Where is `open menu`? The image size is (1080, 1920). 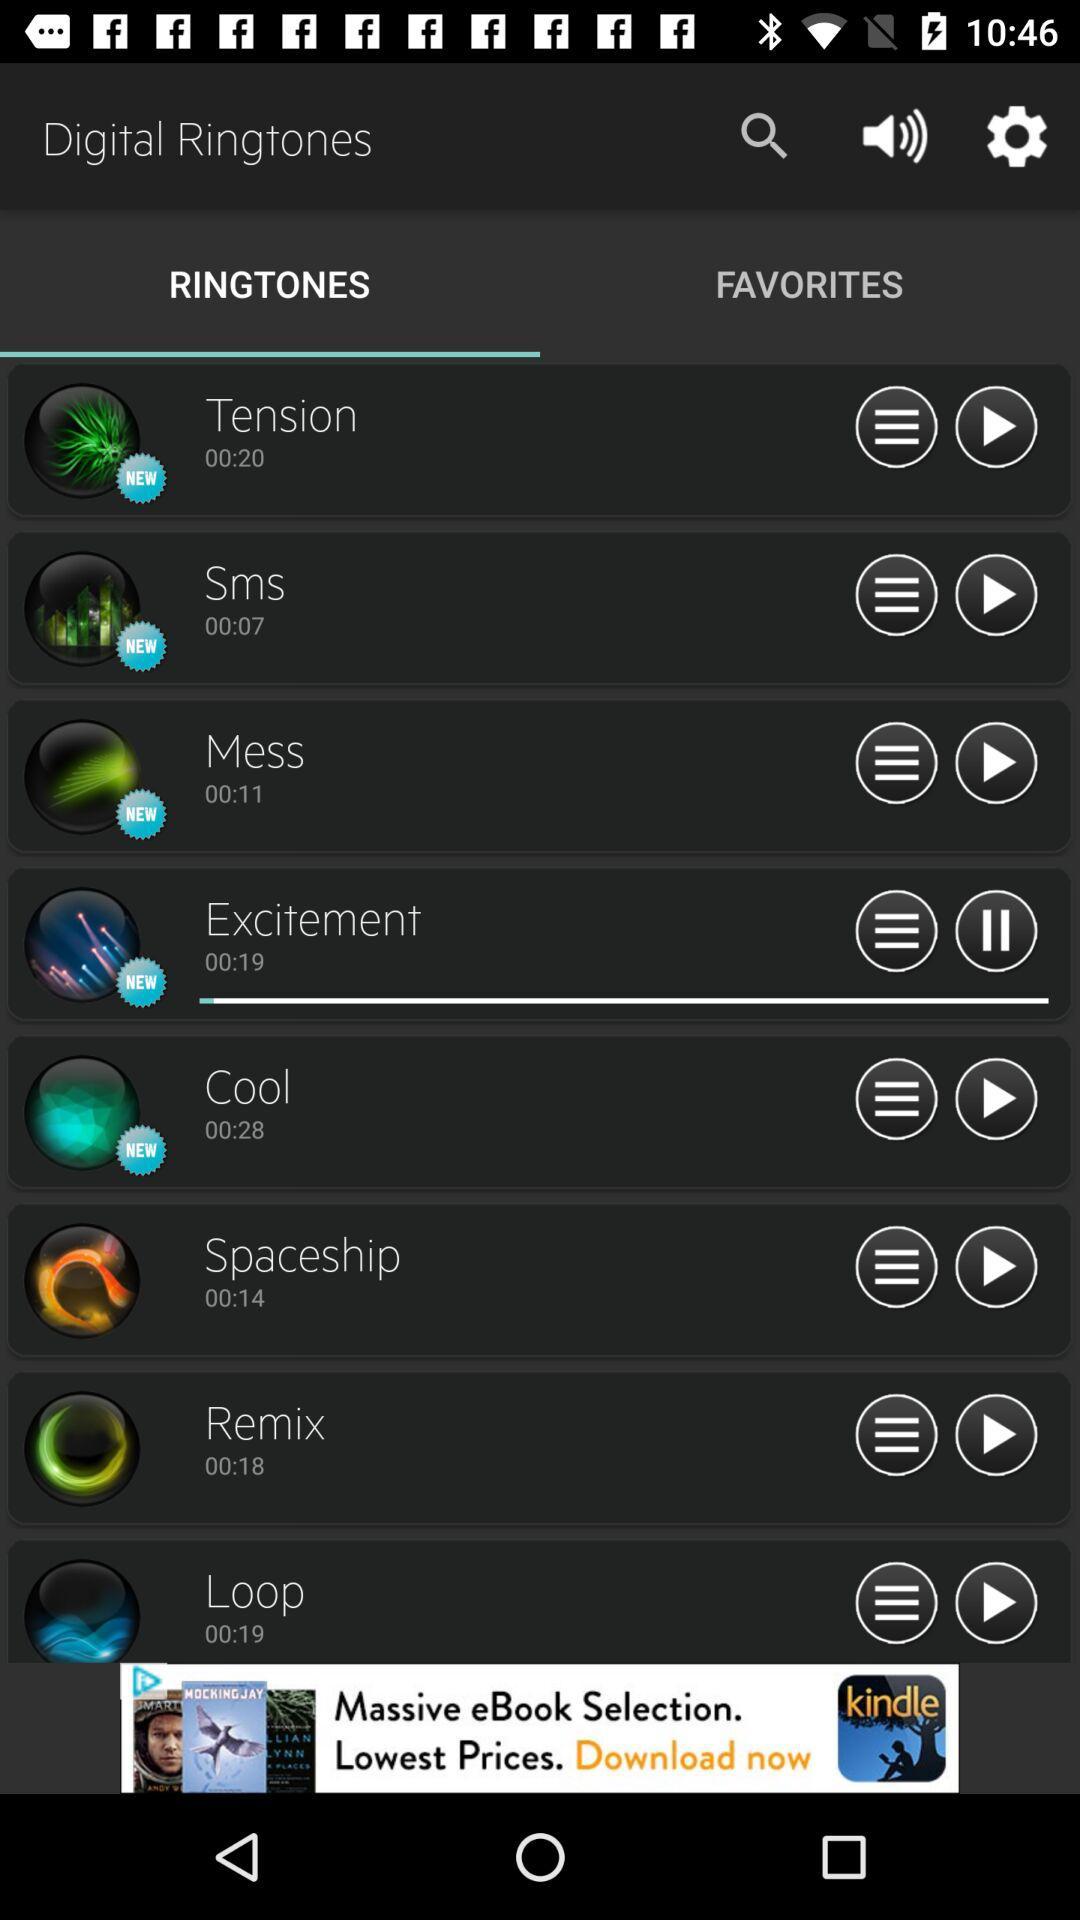
open menu is located at coordinates (895, 1267).